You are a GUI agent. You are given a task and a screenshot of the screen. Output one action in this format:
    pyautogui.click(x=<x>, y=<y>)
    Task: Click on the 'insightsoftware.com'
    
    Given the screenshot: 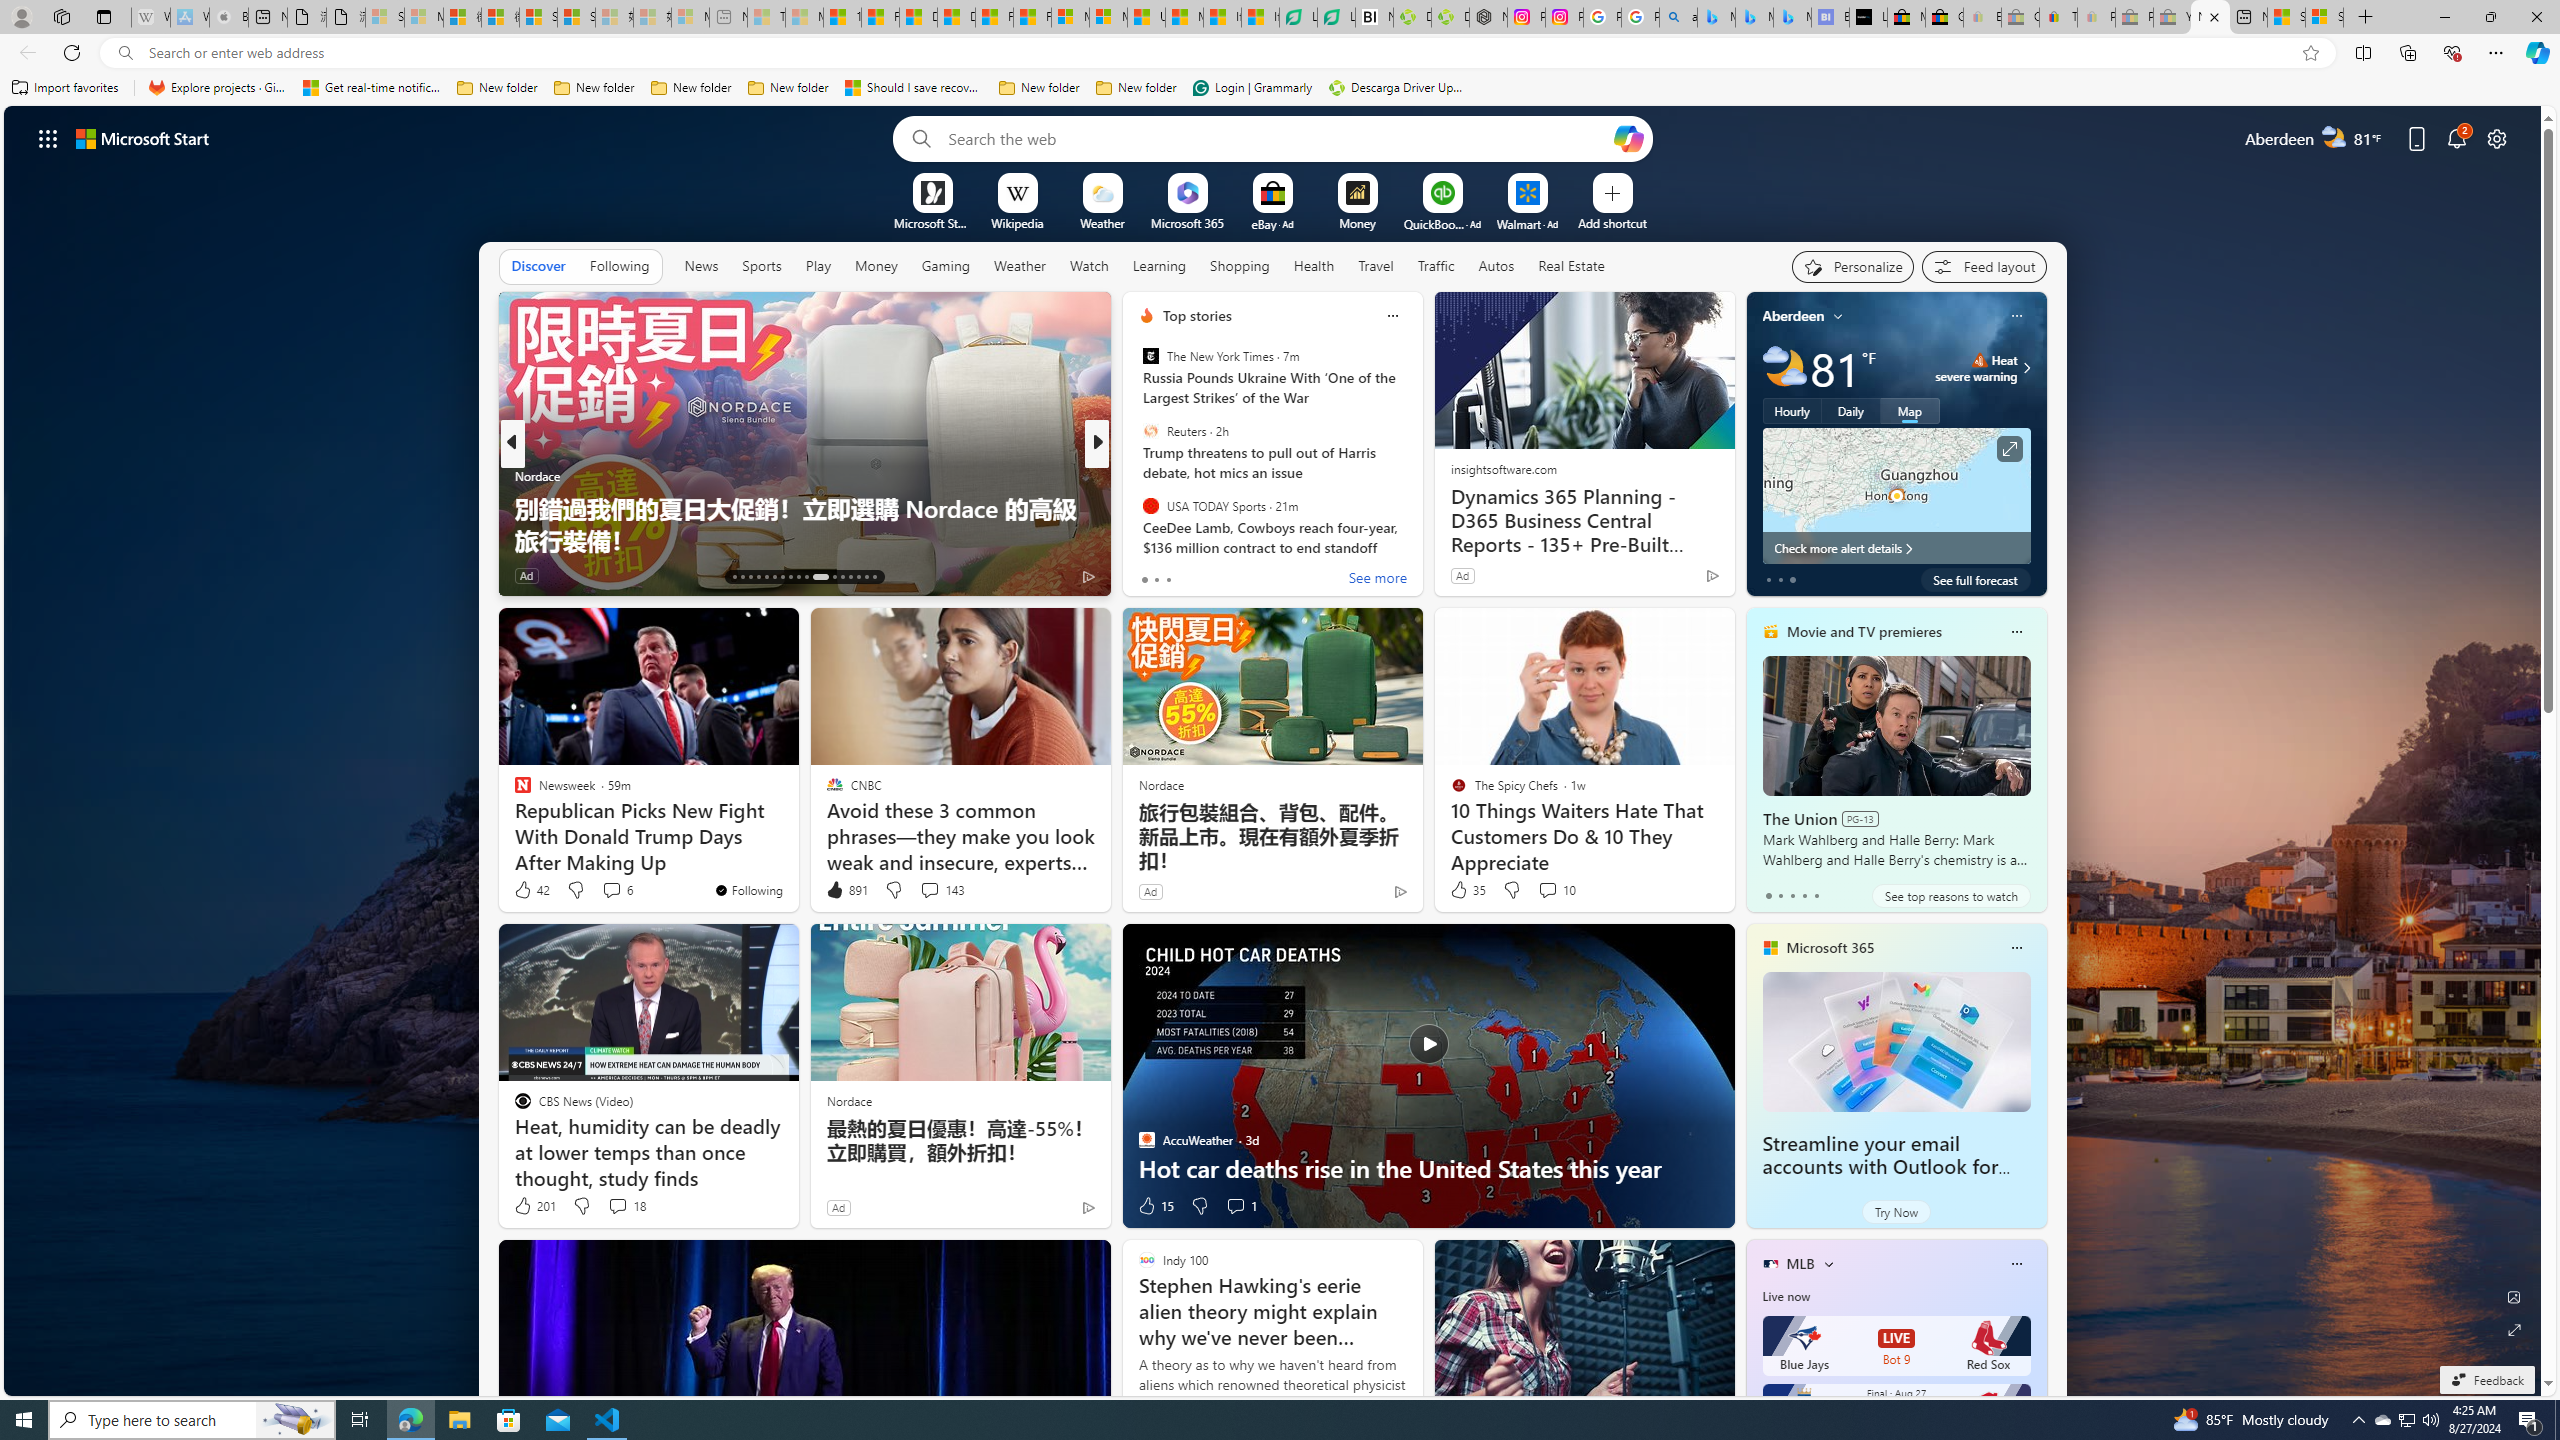 What is the action you would take?
    pyautogui.click(x=1501, y=467)
    